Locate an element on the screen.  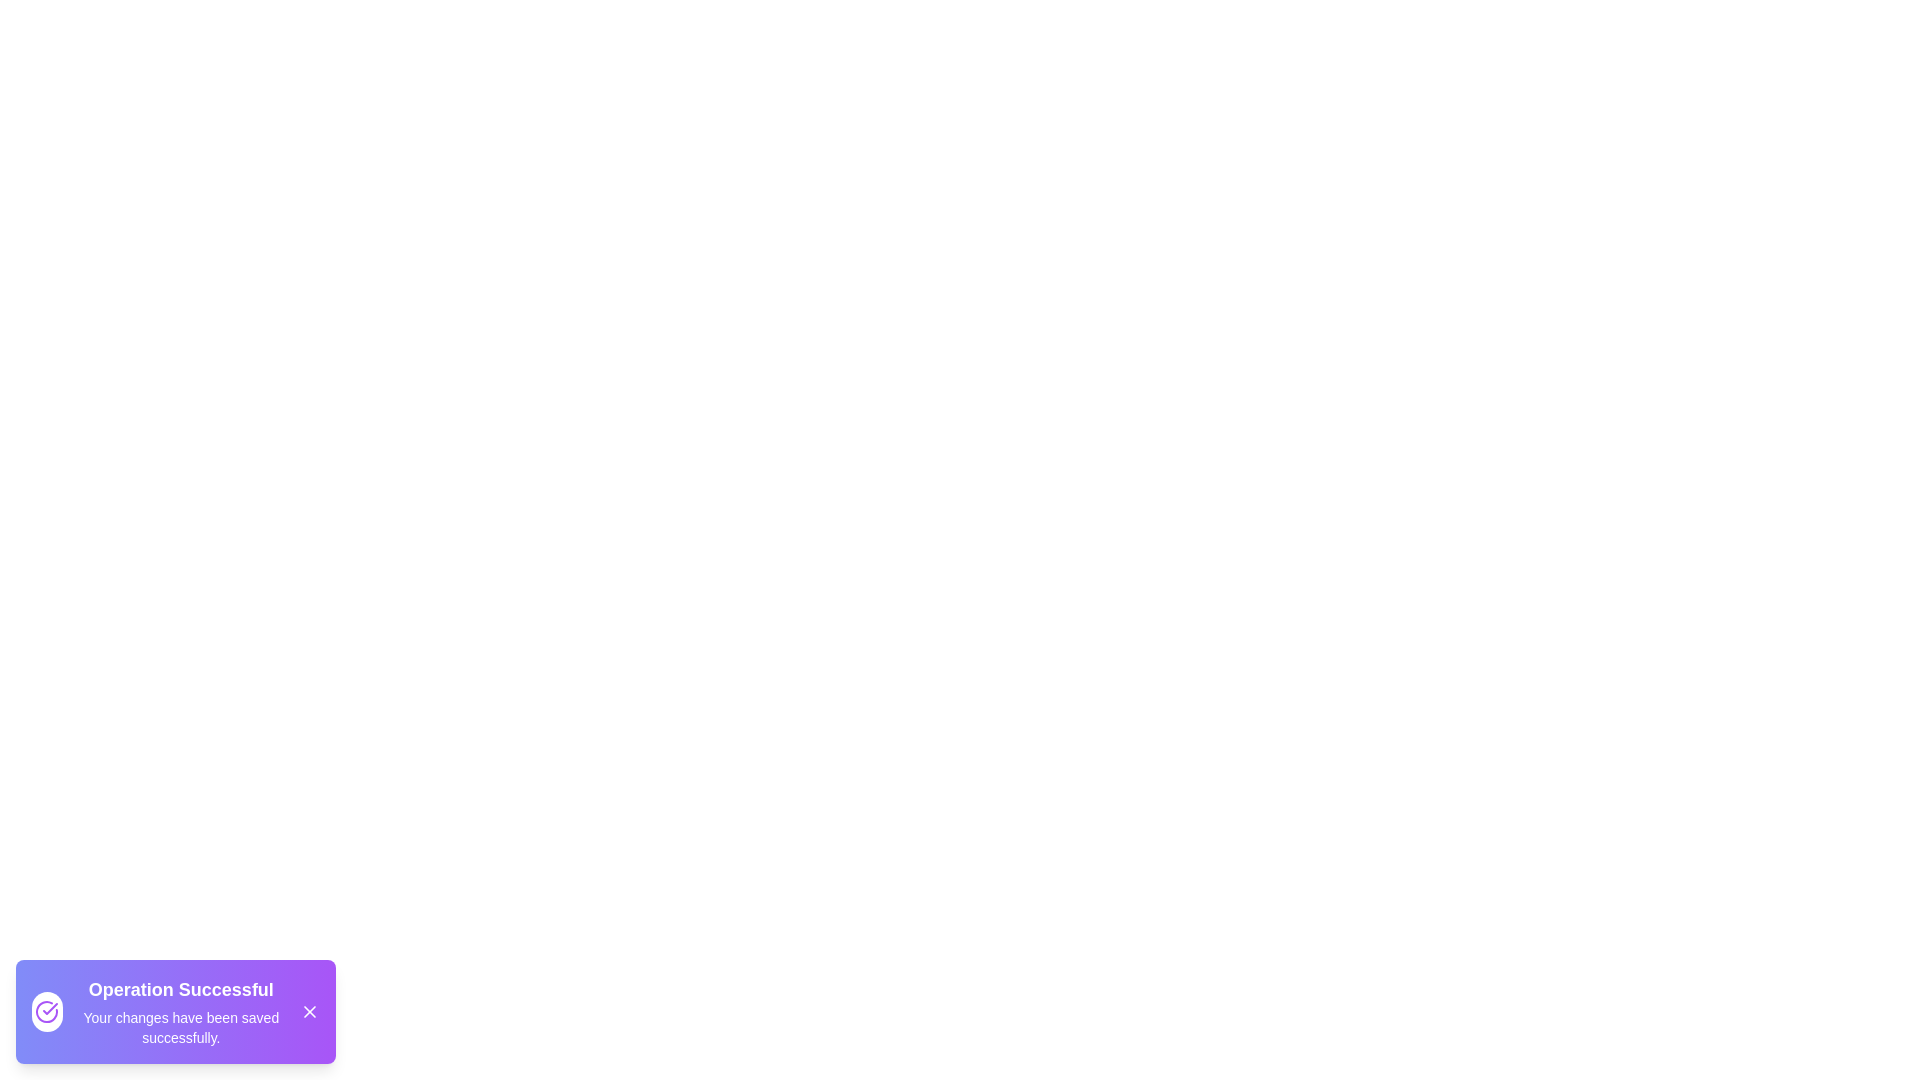
the ModernSnackbar component for accessibility interaction is located at coordinates (176, 1011).